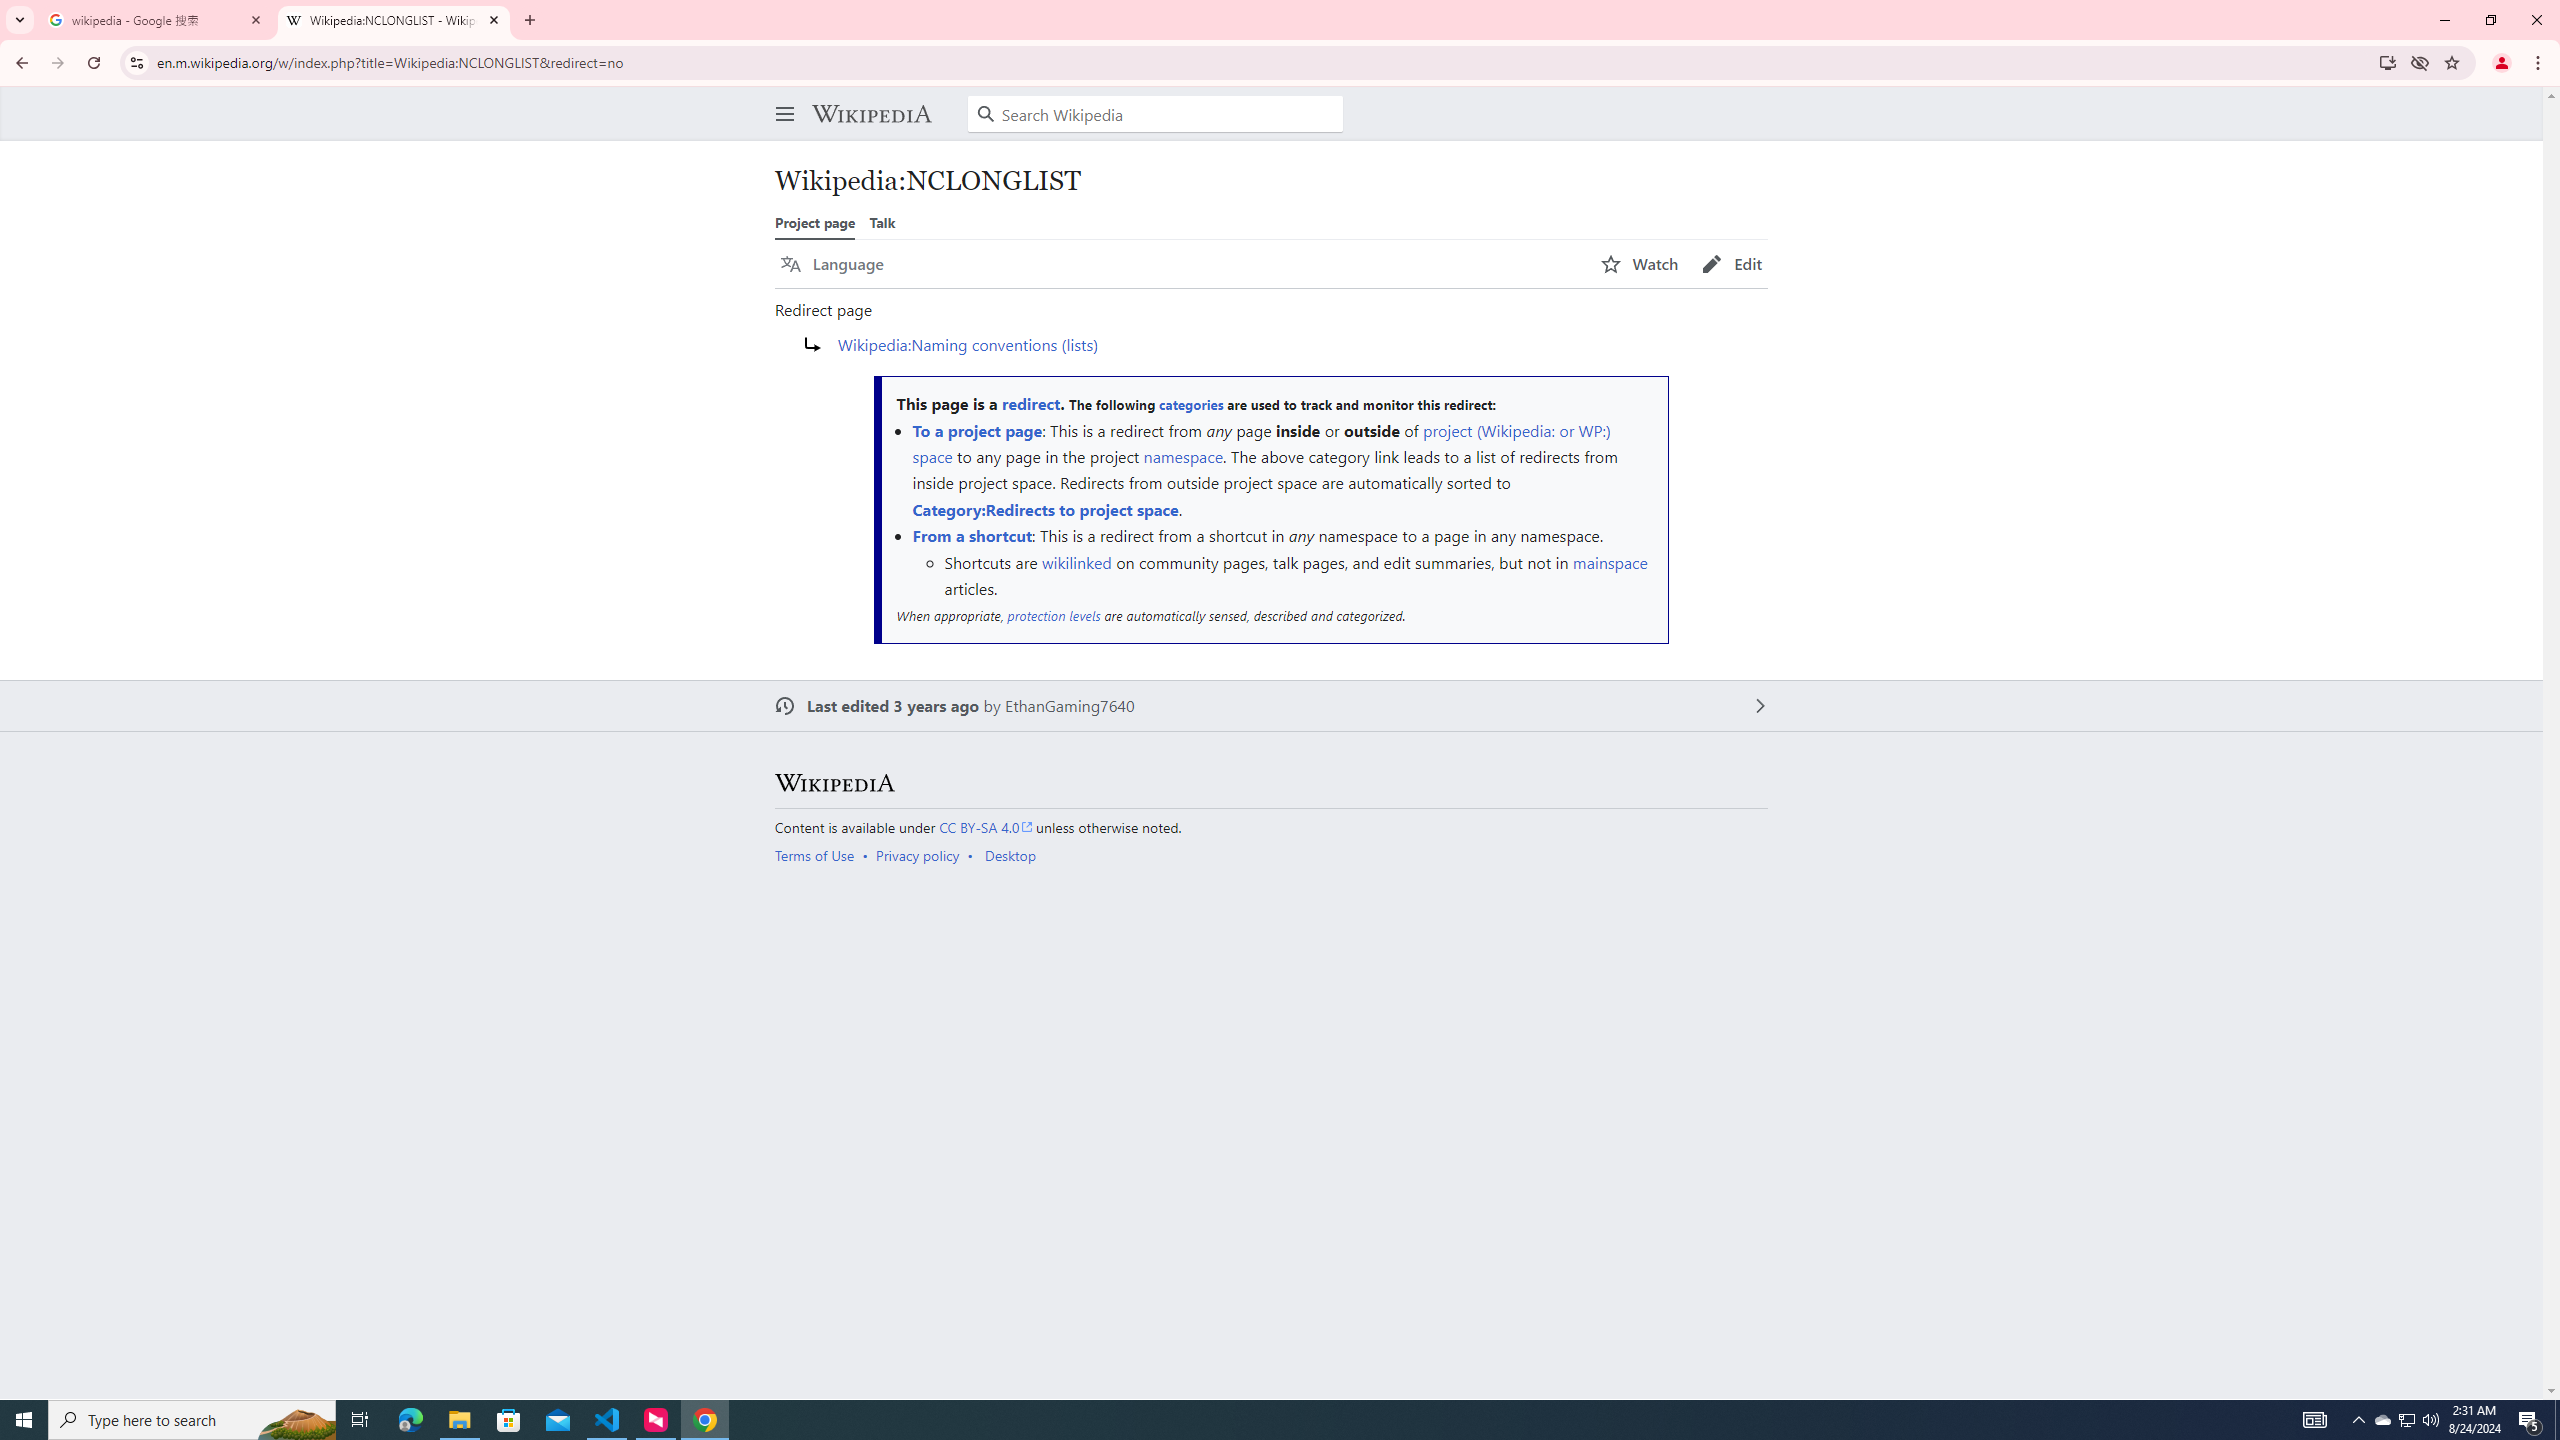 This screenshot has width=2560, height=1440. Describe the element at coordinates (1030, 402) in the screenshot. I see `'redirect'` at that location.